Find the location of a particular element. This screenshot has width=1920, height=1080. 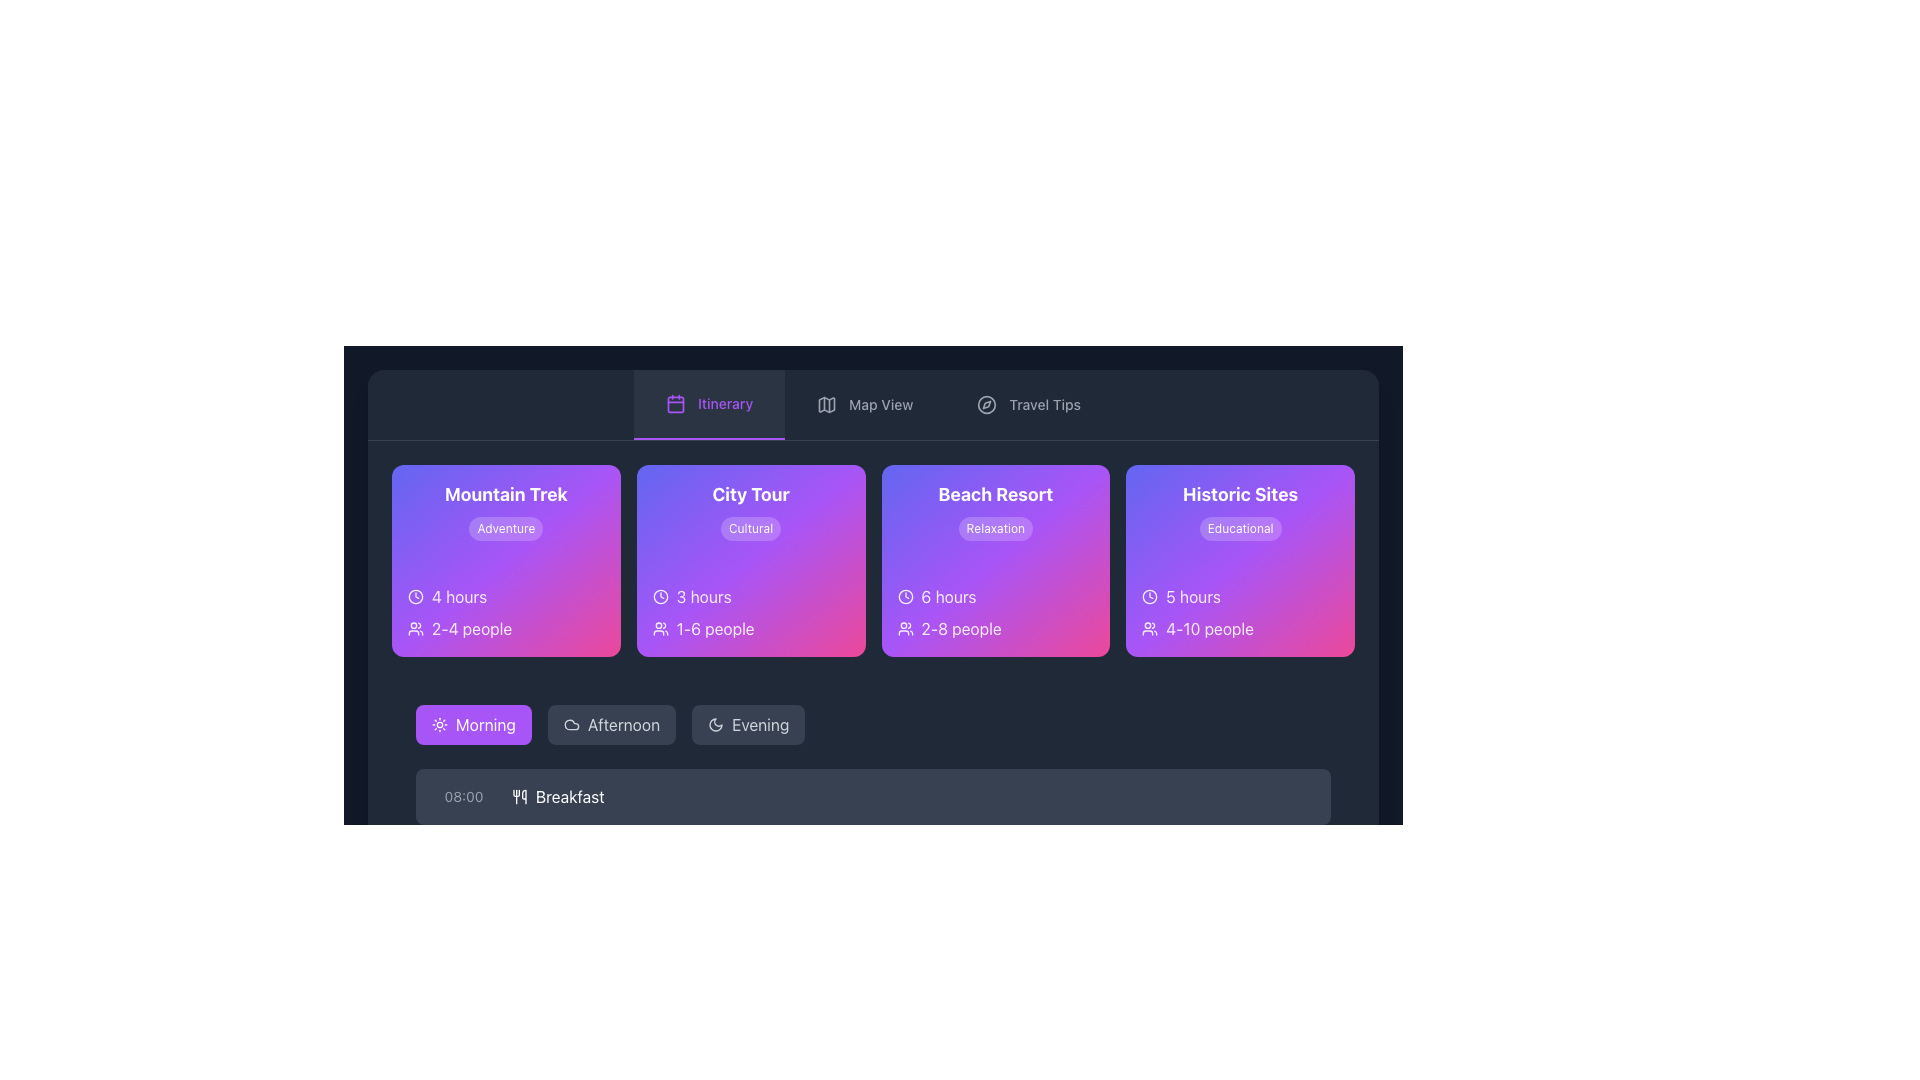

the 'Beach Resort' card, which is the third card in a horizontally aligned grid menu, positioned between the 'City Tour' and 'Historic Sites' cards is located at coordinates (995, 560).